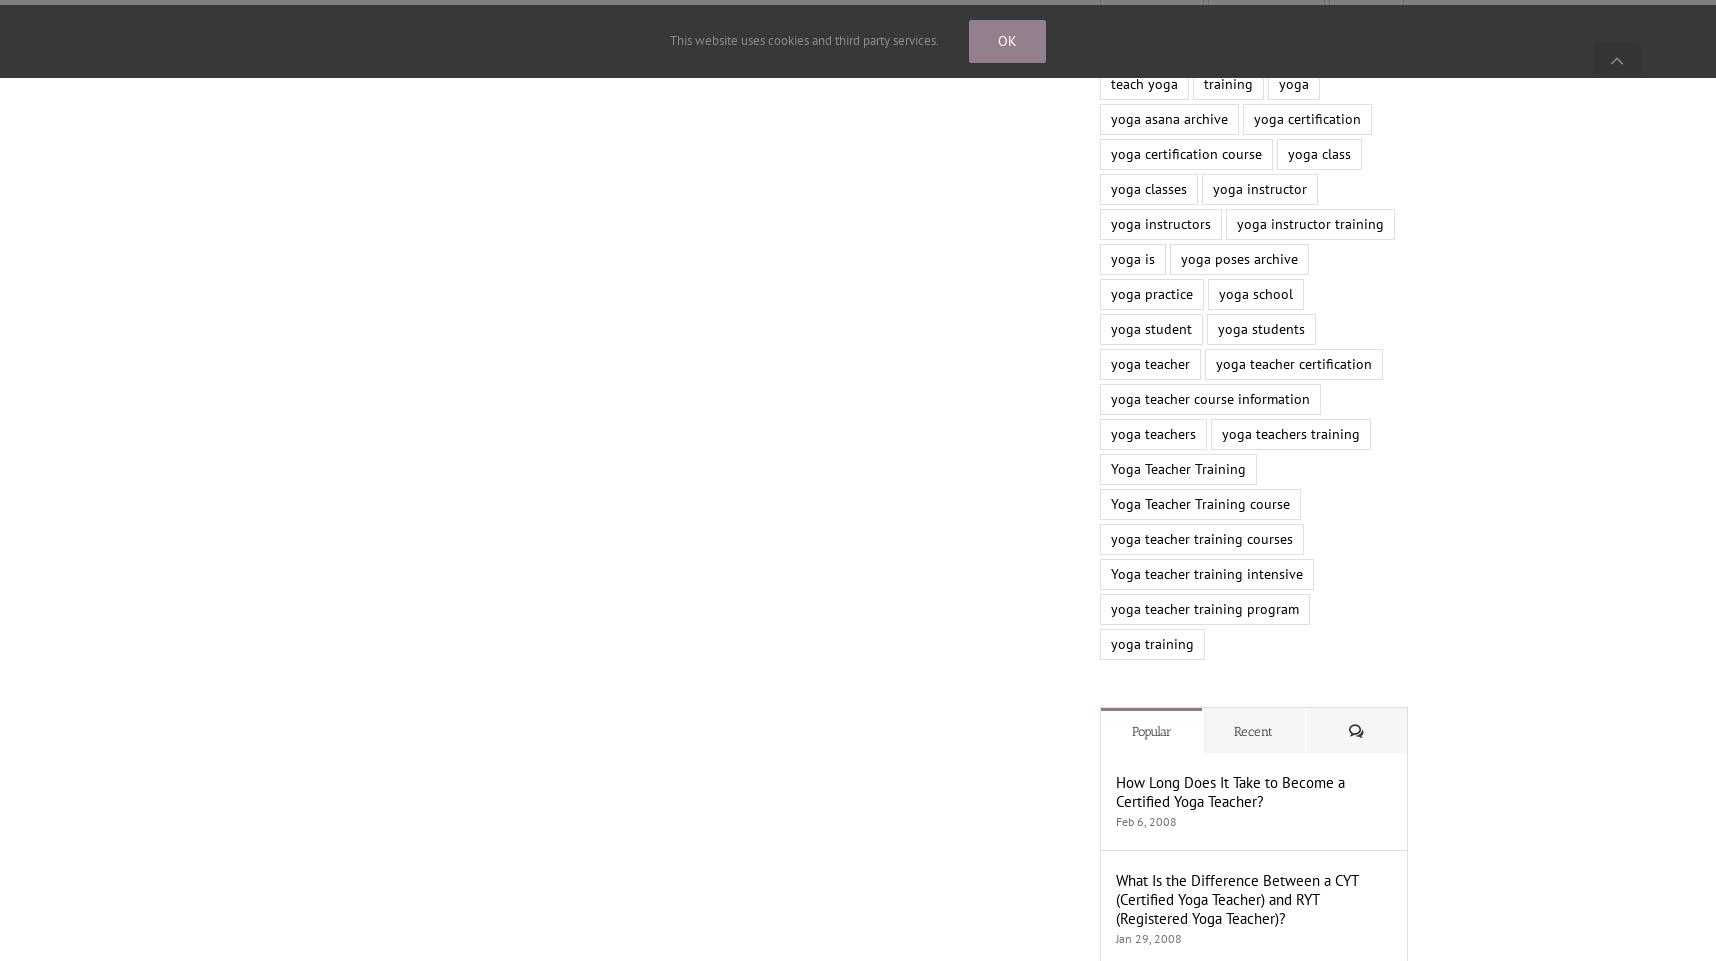 The width and height of the screenshot is (1716, 961). What do you see at coordinates (1114, 898) in the screenshot?
I see `'What Is the Difference Between a CYT (Certified Yoga Teacher) and RYT (Registered Yoga Teacher)?'` at bounding box center [1114, 898].